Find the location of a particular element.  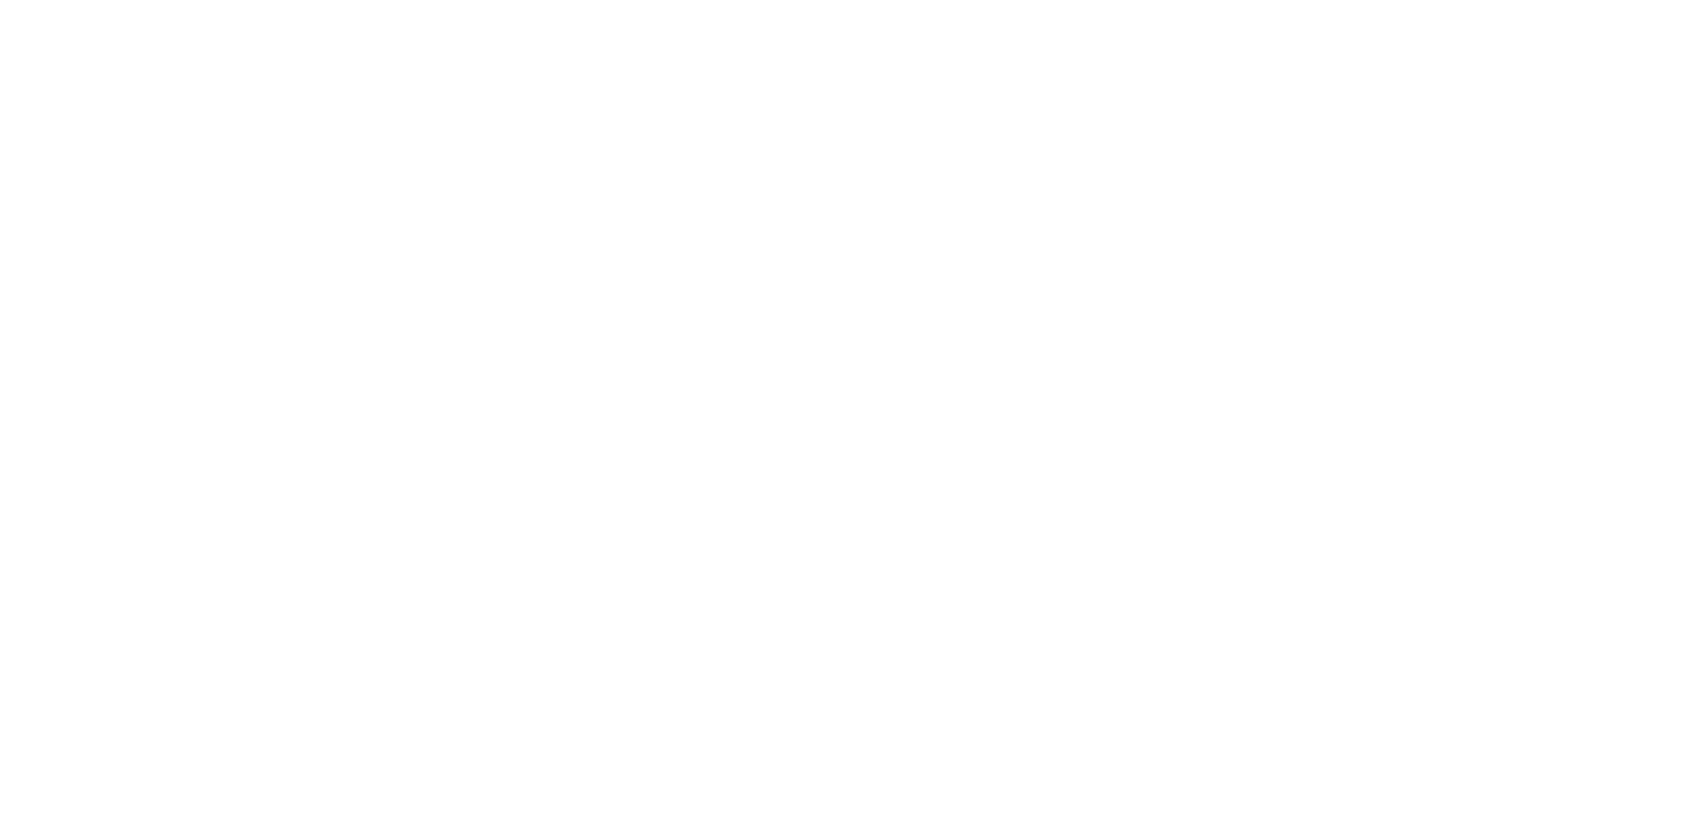

'IN VB6. MICROSOFT INTRODUCED a technology that used HTML templates in conjunction with an ASP page and a special type of VB6 dynamic link library (DLL) called a WebClass. Although the implementation had some serious problems. WebClasses clearly foreshadowed the direction that Microsoft has taken with .NET. WebClasses let you cleanly separate your code from the visual interface. Microsoft obviously learned a lot from the Web~lass experiment. Web forms are like WebClasses on steroids.' is located at coordinates (725, 541).